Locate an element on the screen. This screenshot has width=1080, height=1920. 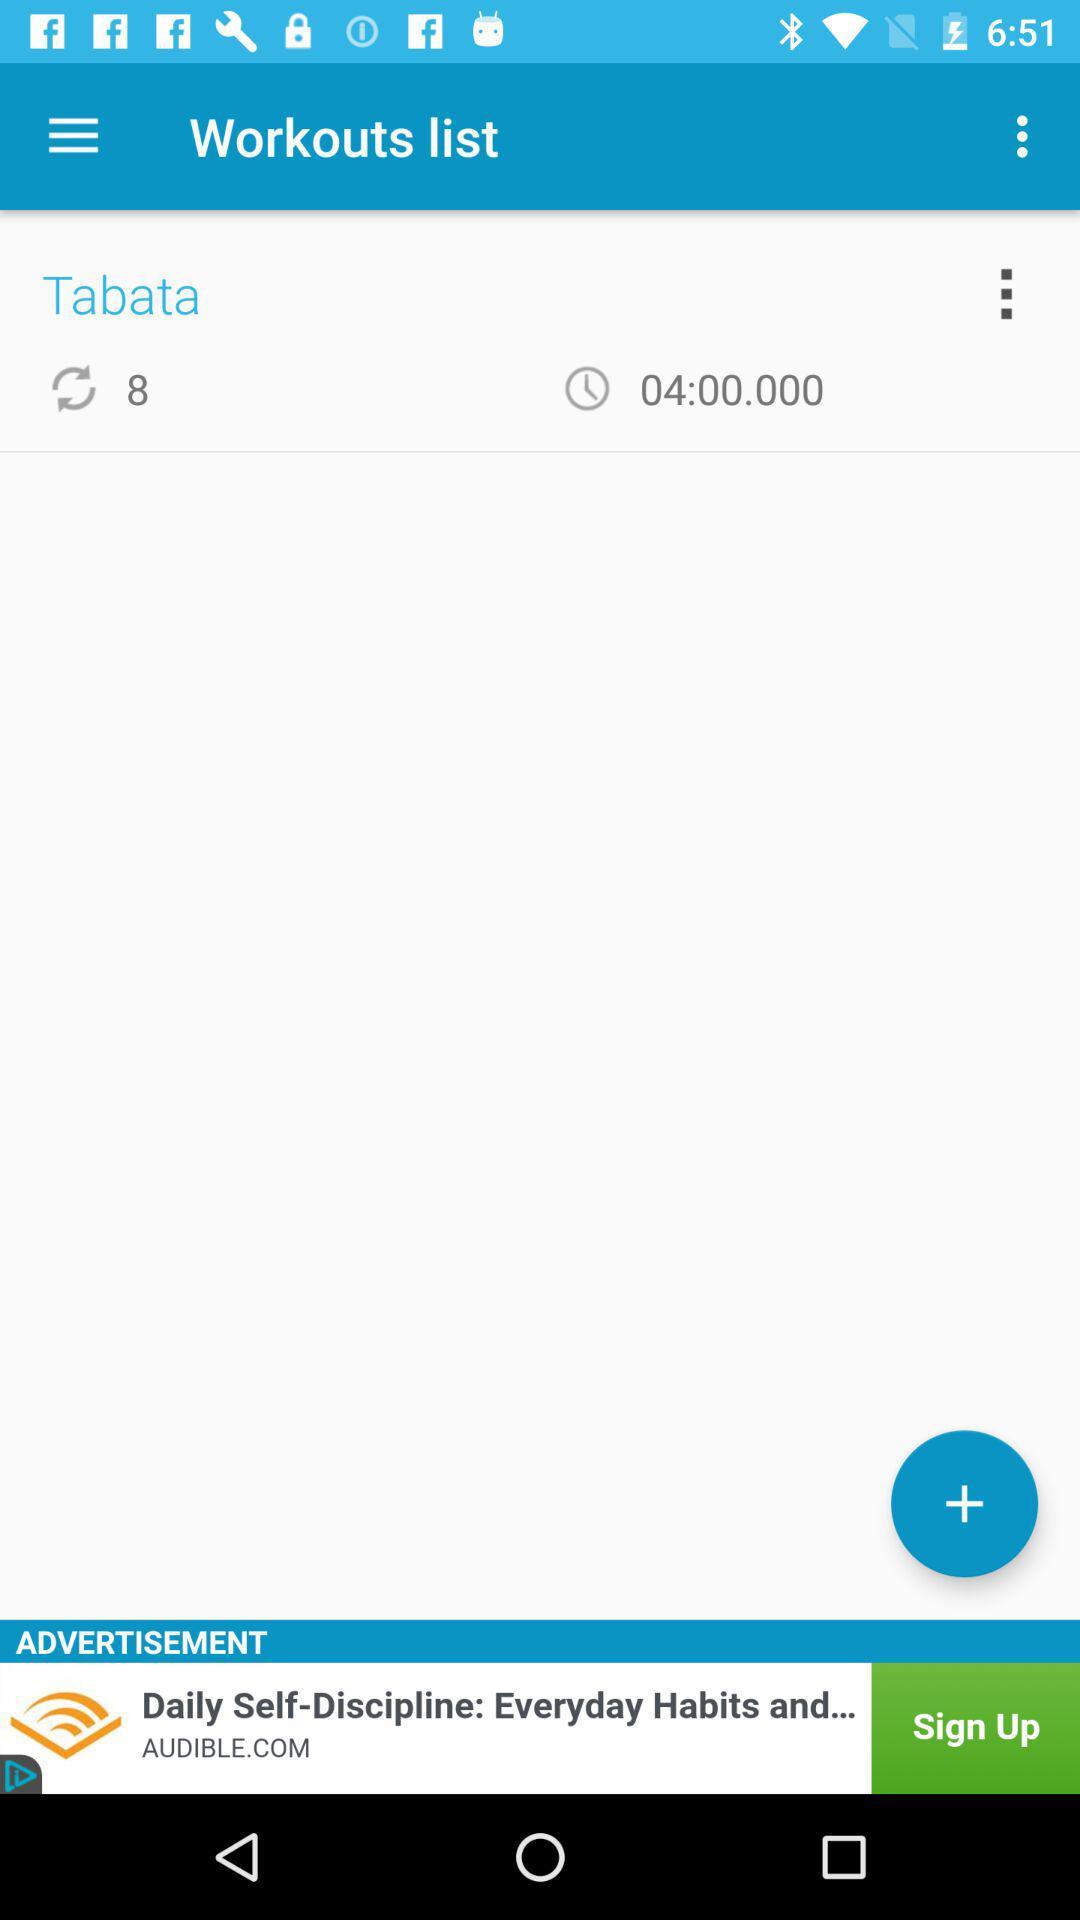
item at the bottom right corner is located at coordinates (963, 1503).